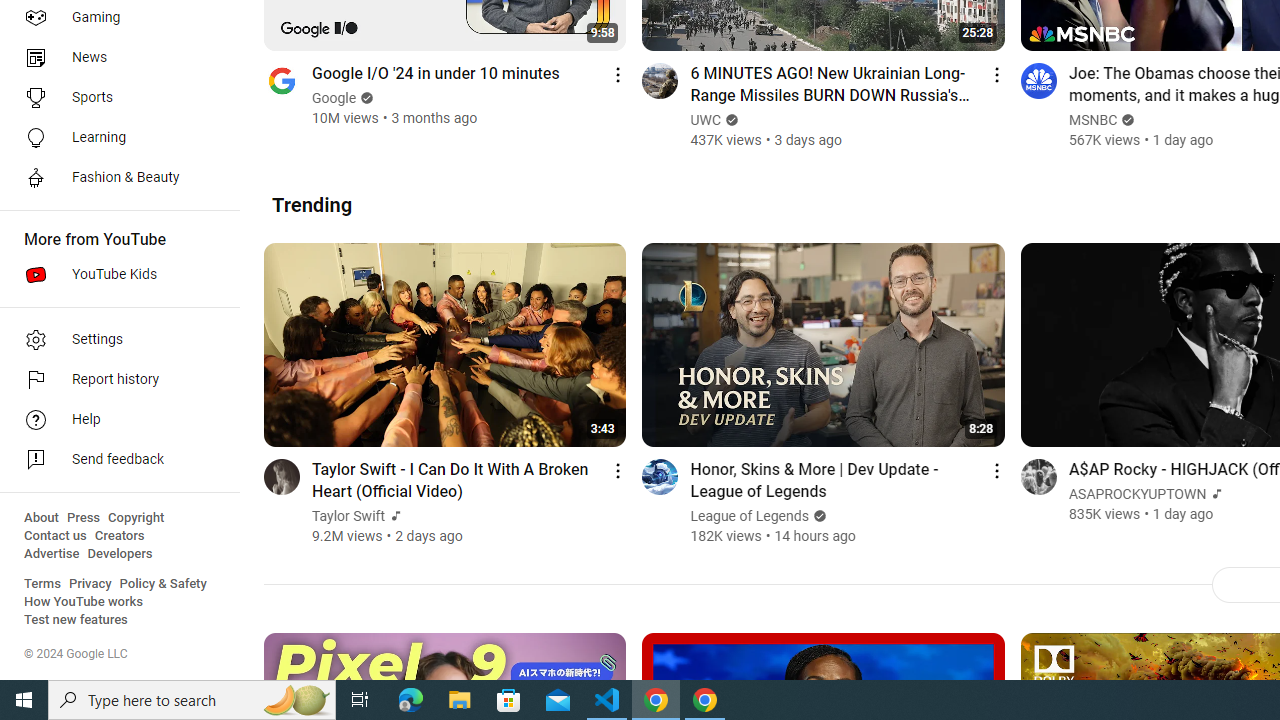 The image size is (1280, 720). What do you see at coordinates (76, 619) in the screenshot?
I see `'Test new features'` at bounding box center [76, 619].